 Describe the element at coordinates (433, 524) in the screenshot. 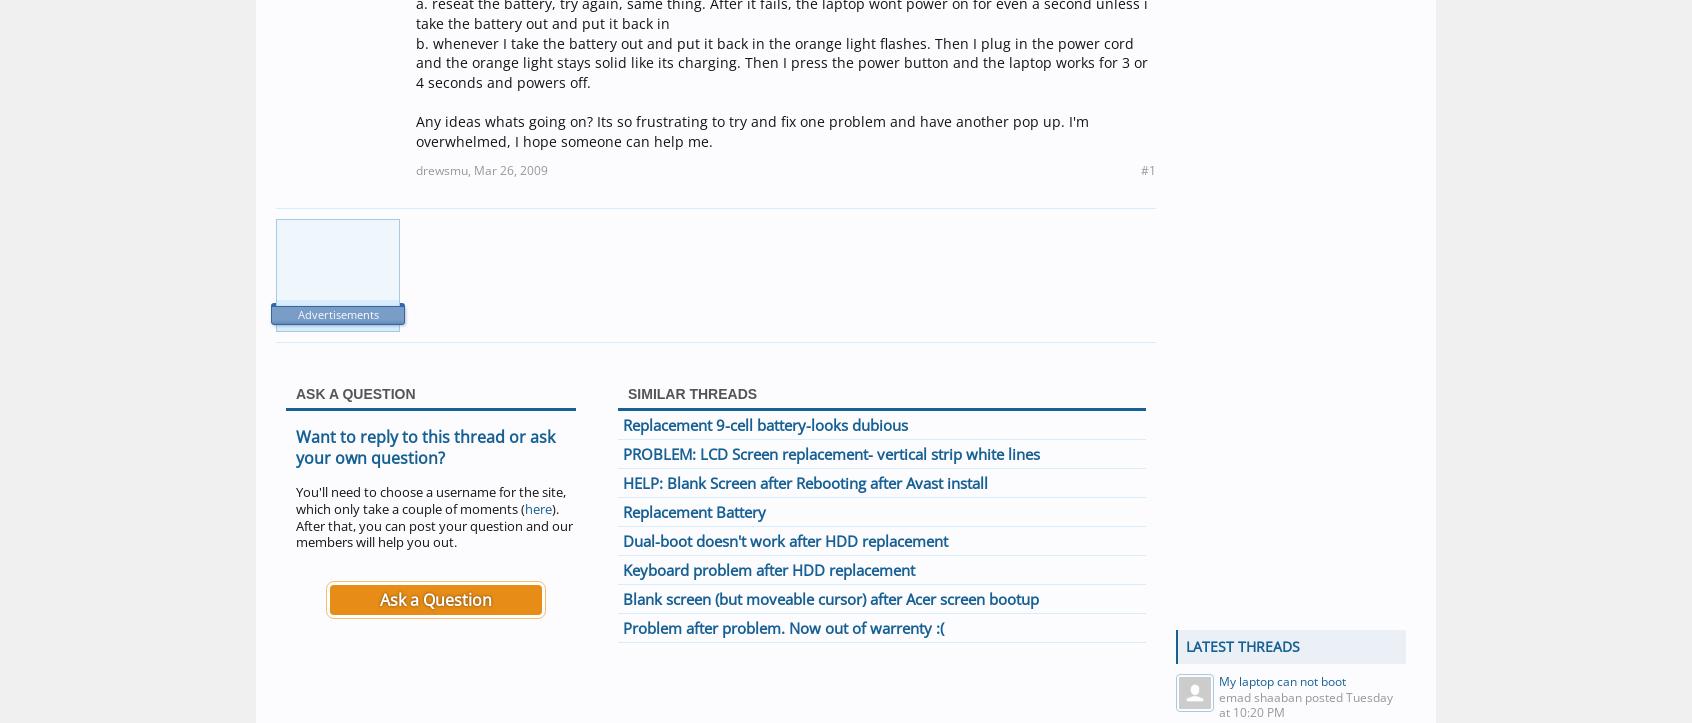

I see `'). After that, you can post your question and our members will help you out.'` at that location.